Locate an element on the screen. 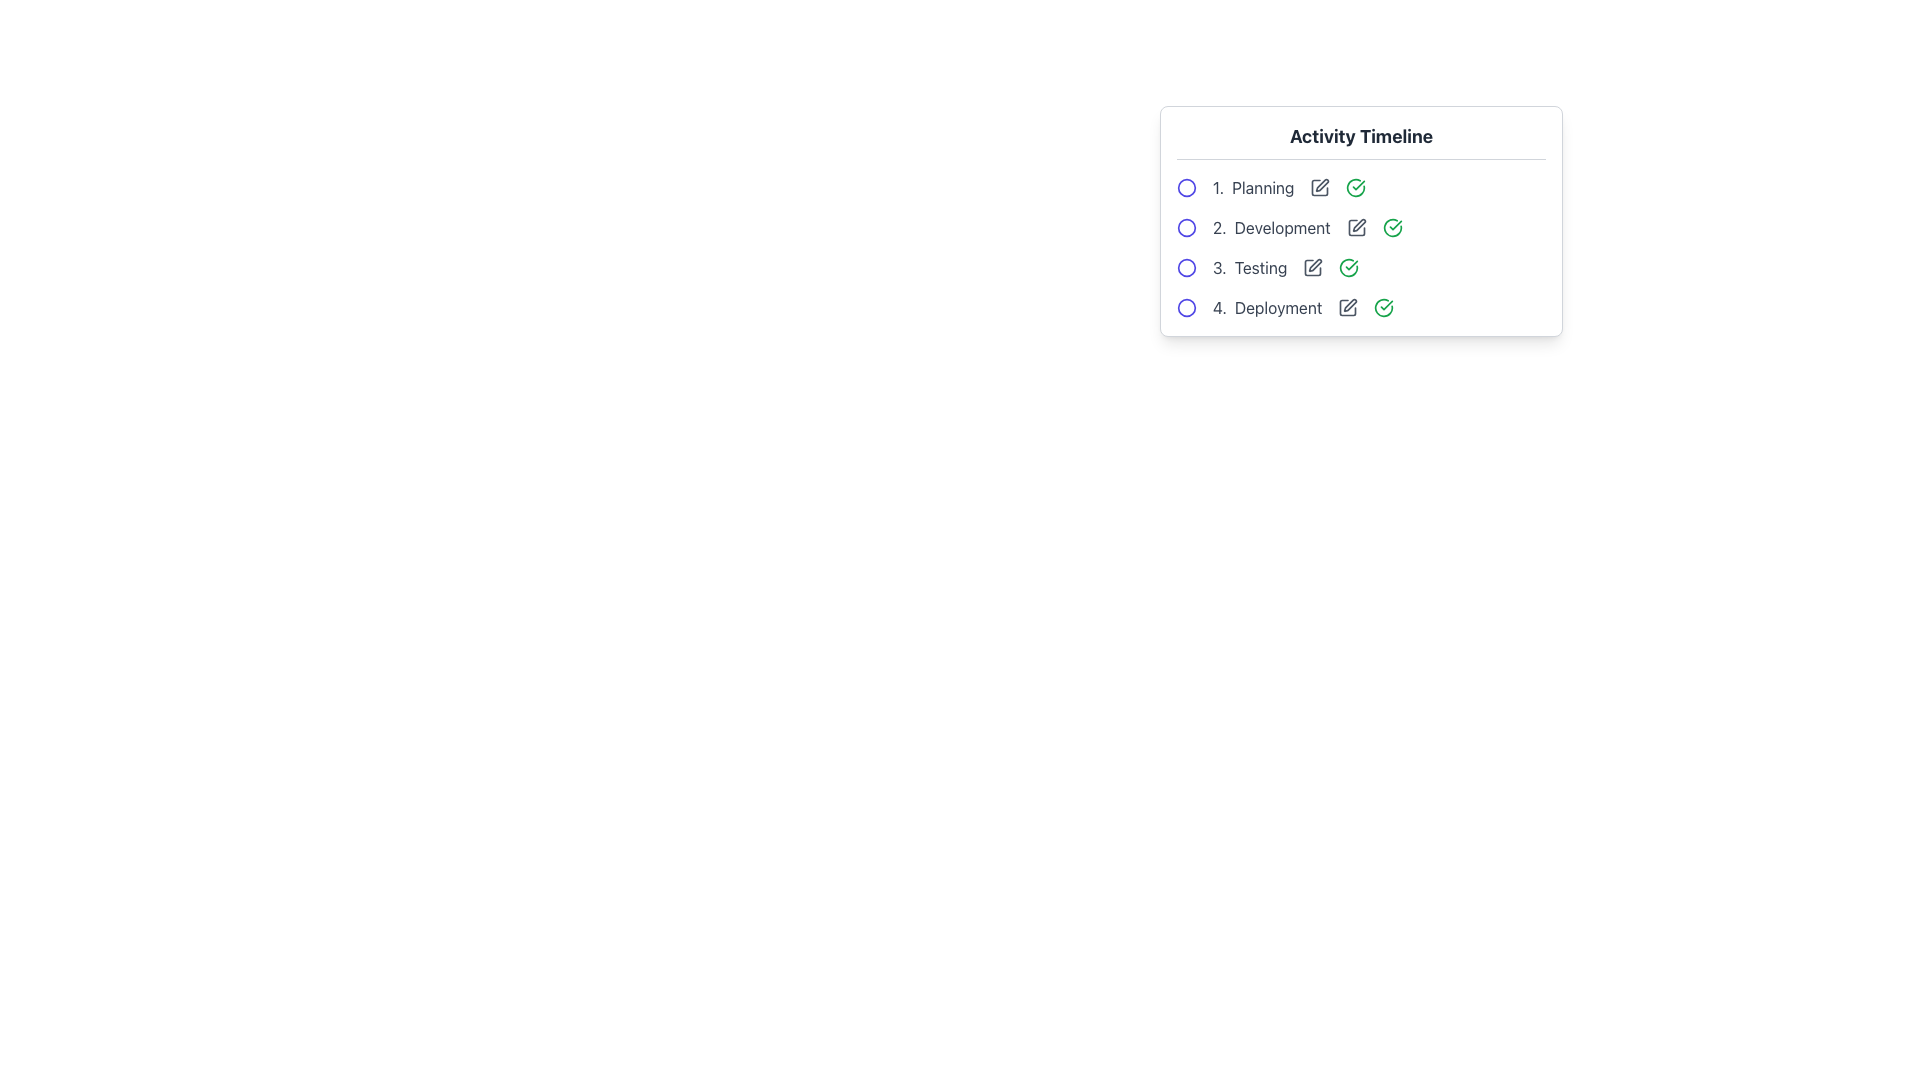 This screenshot has width=1920, height=1080. the green checkmark icon located at the end of the text '3. Testing' in the activity timeline is located at coordinates (1349, 266).